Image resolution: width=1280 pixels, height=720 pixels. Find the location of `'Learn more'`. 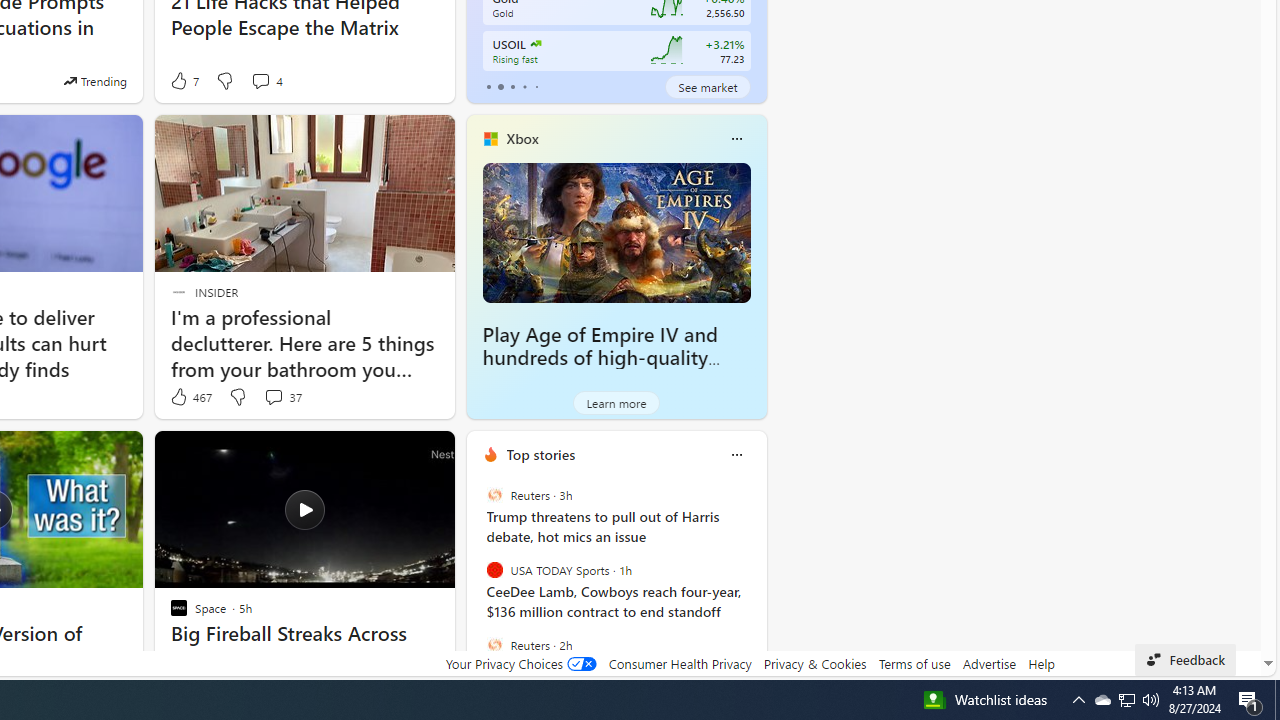

'Learn more' is located at coordinates (615, 402).